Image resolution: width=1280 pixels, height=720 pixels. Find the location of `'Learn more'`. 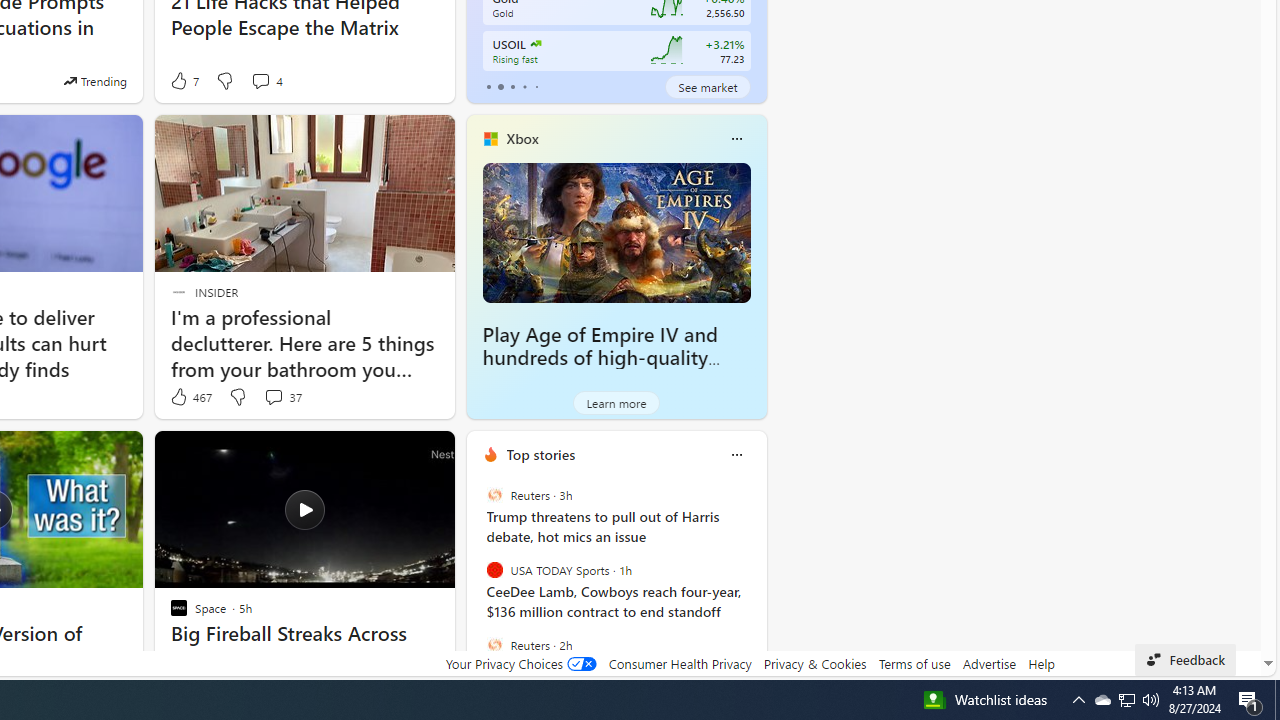

'Learn more' is located at coordinates (615, 402).